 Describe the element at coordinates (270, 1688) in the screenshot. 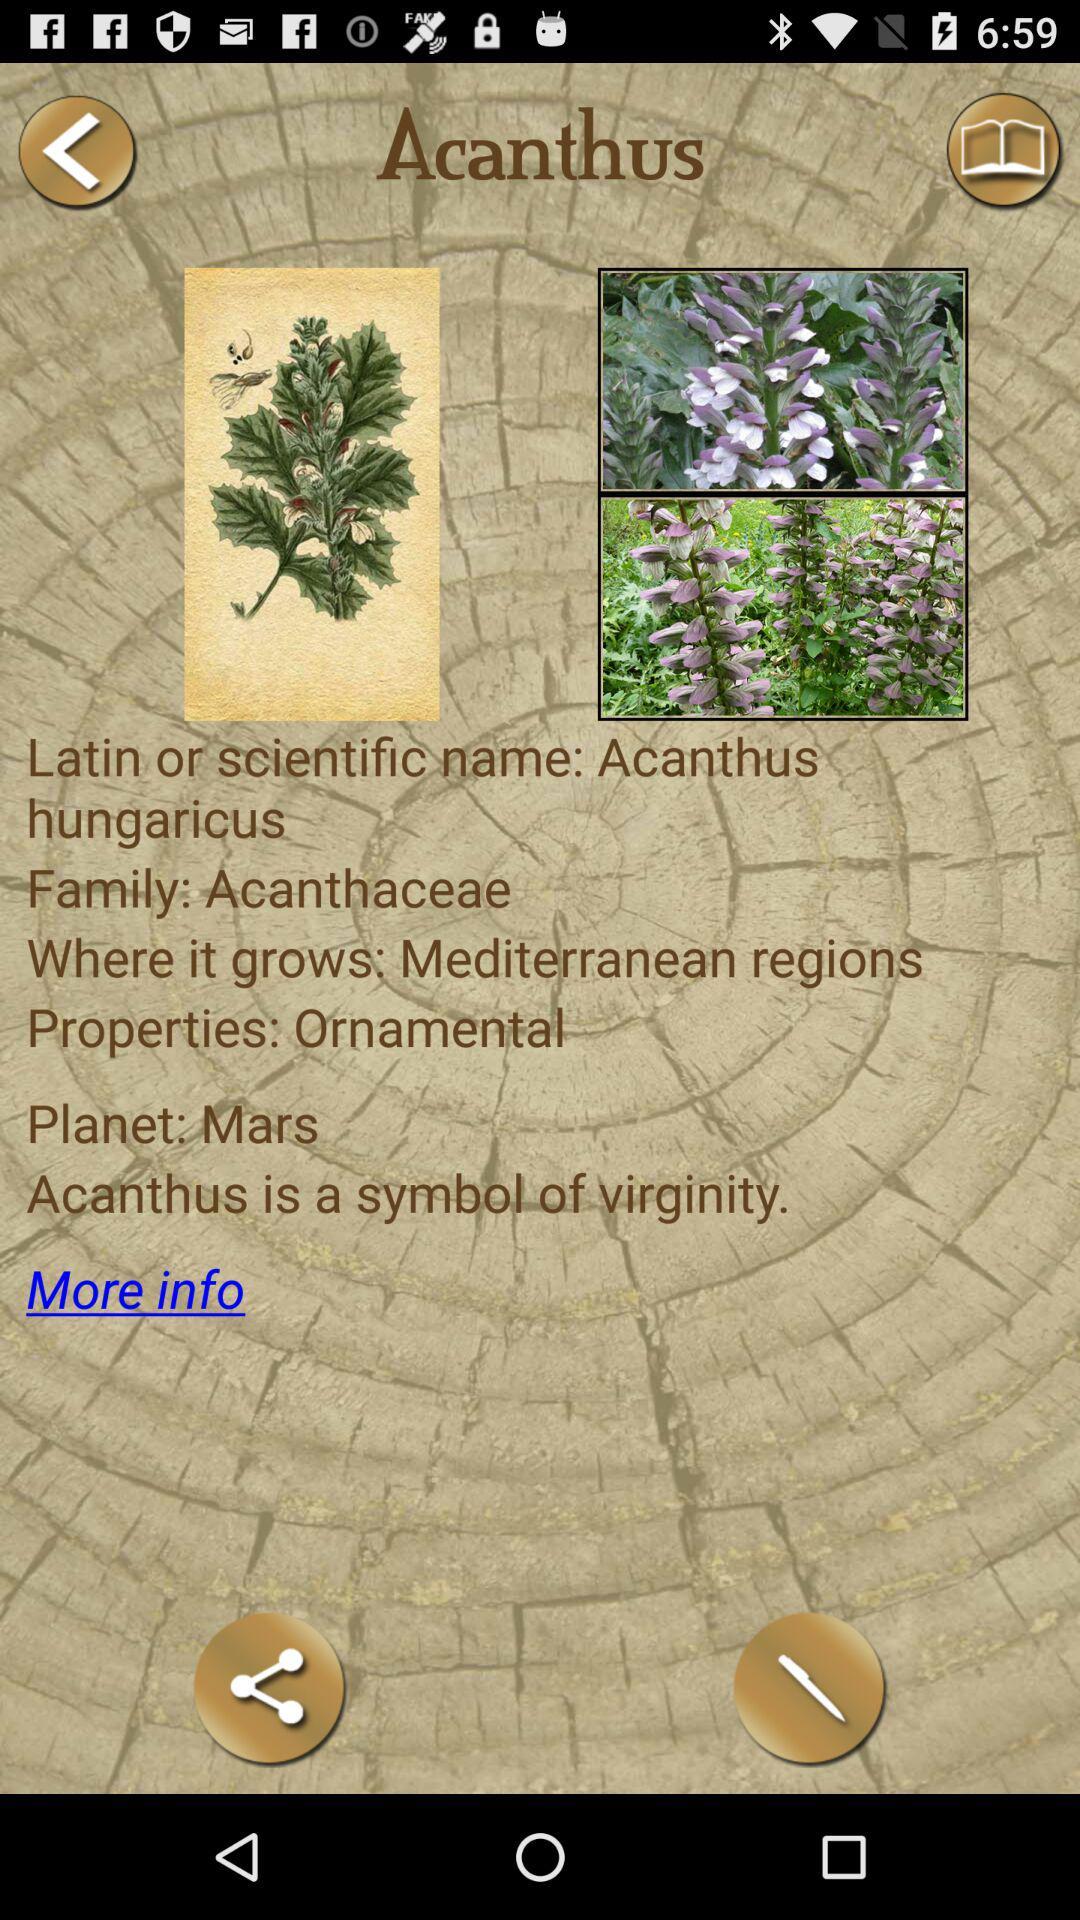

I see `share` at that location.